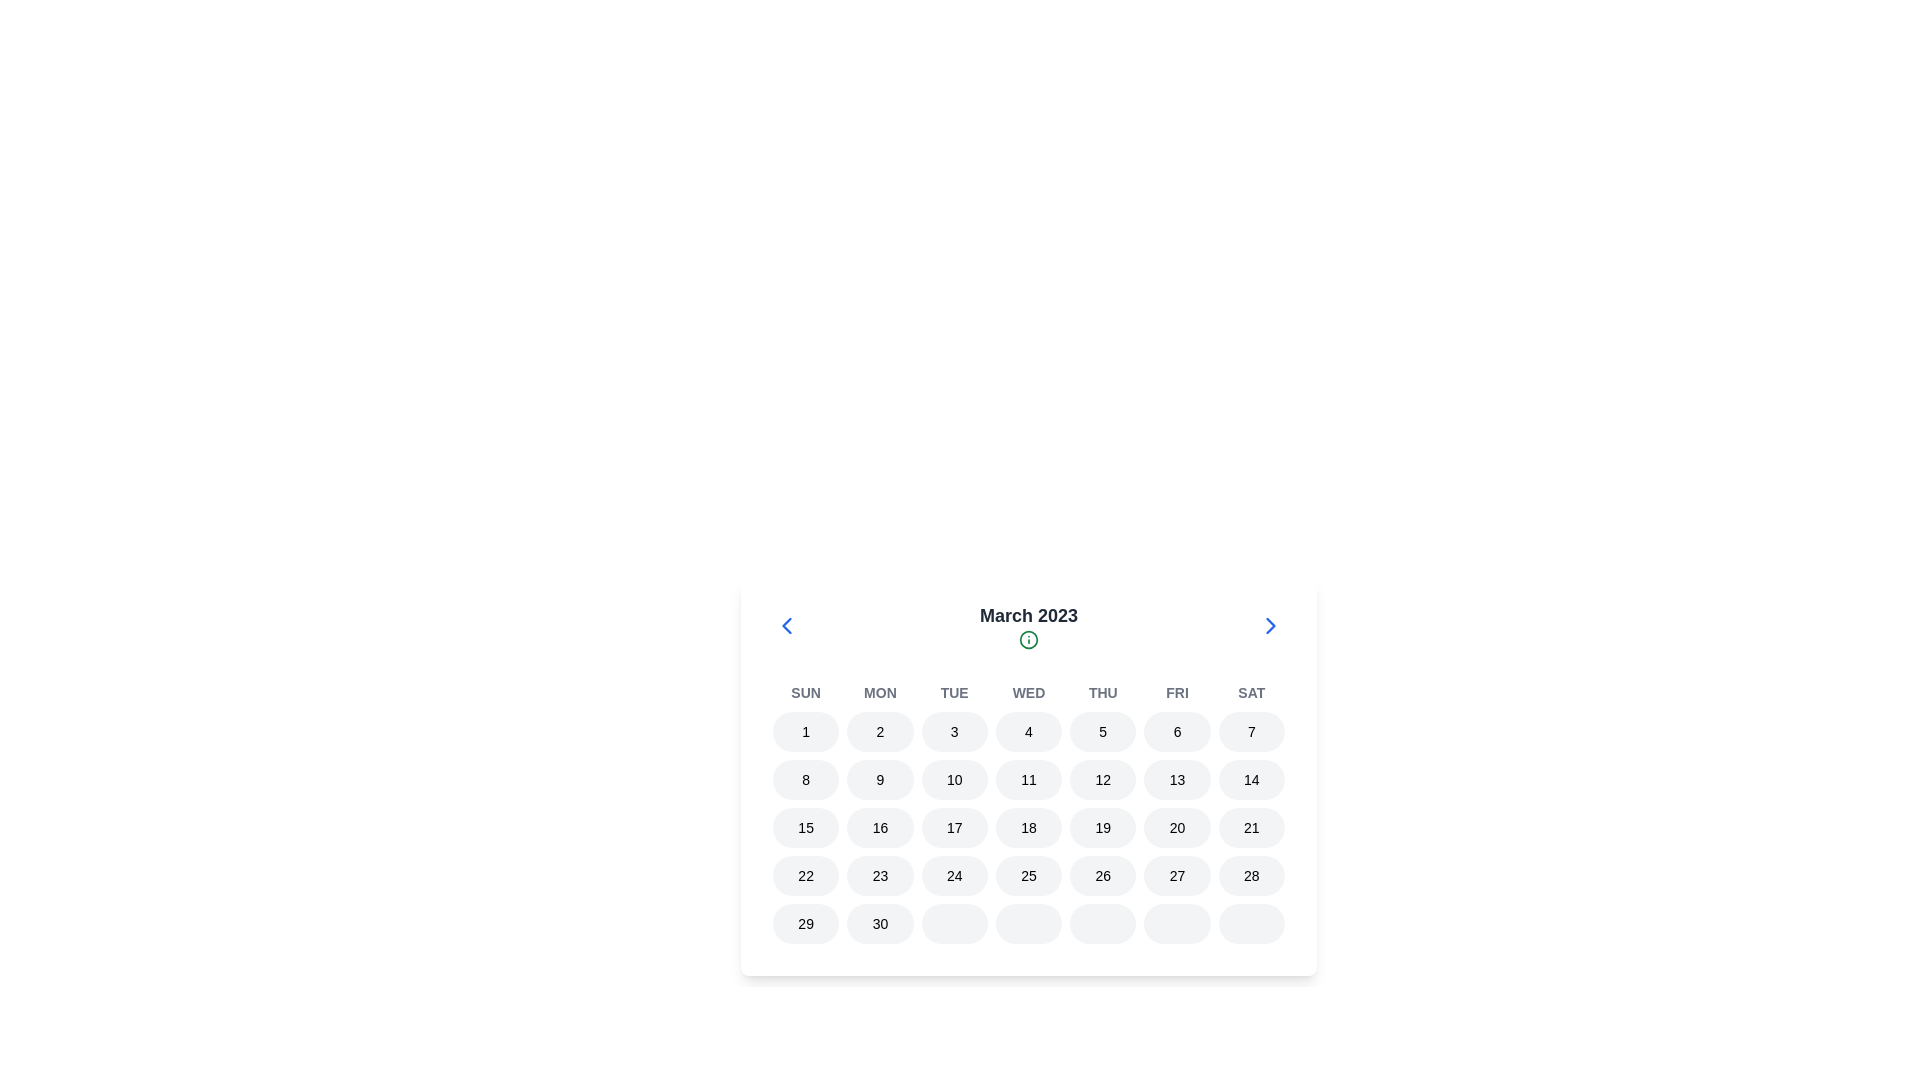  What do you see at coordinates (1028, 640) in the screenshot?
I see `the circular icon with a green border located beneath the 'March 2023' title` at bounding box center [1028, 640].